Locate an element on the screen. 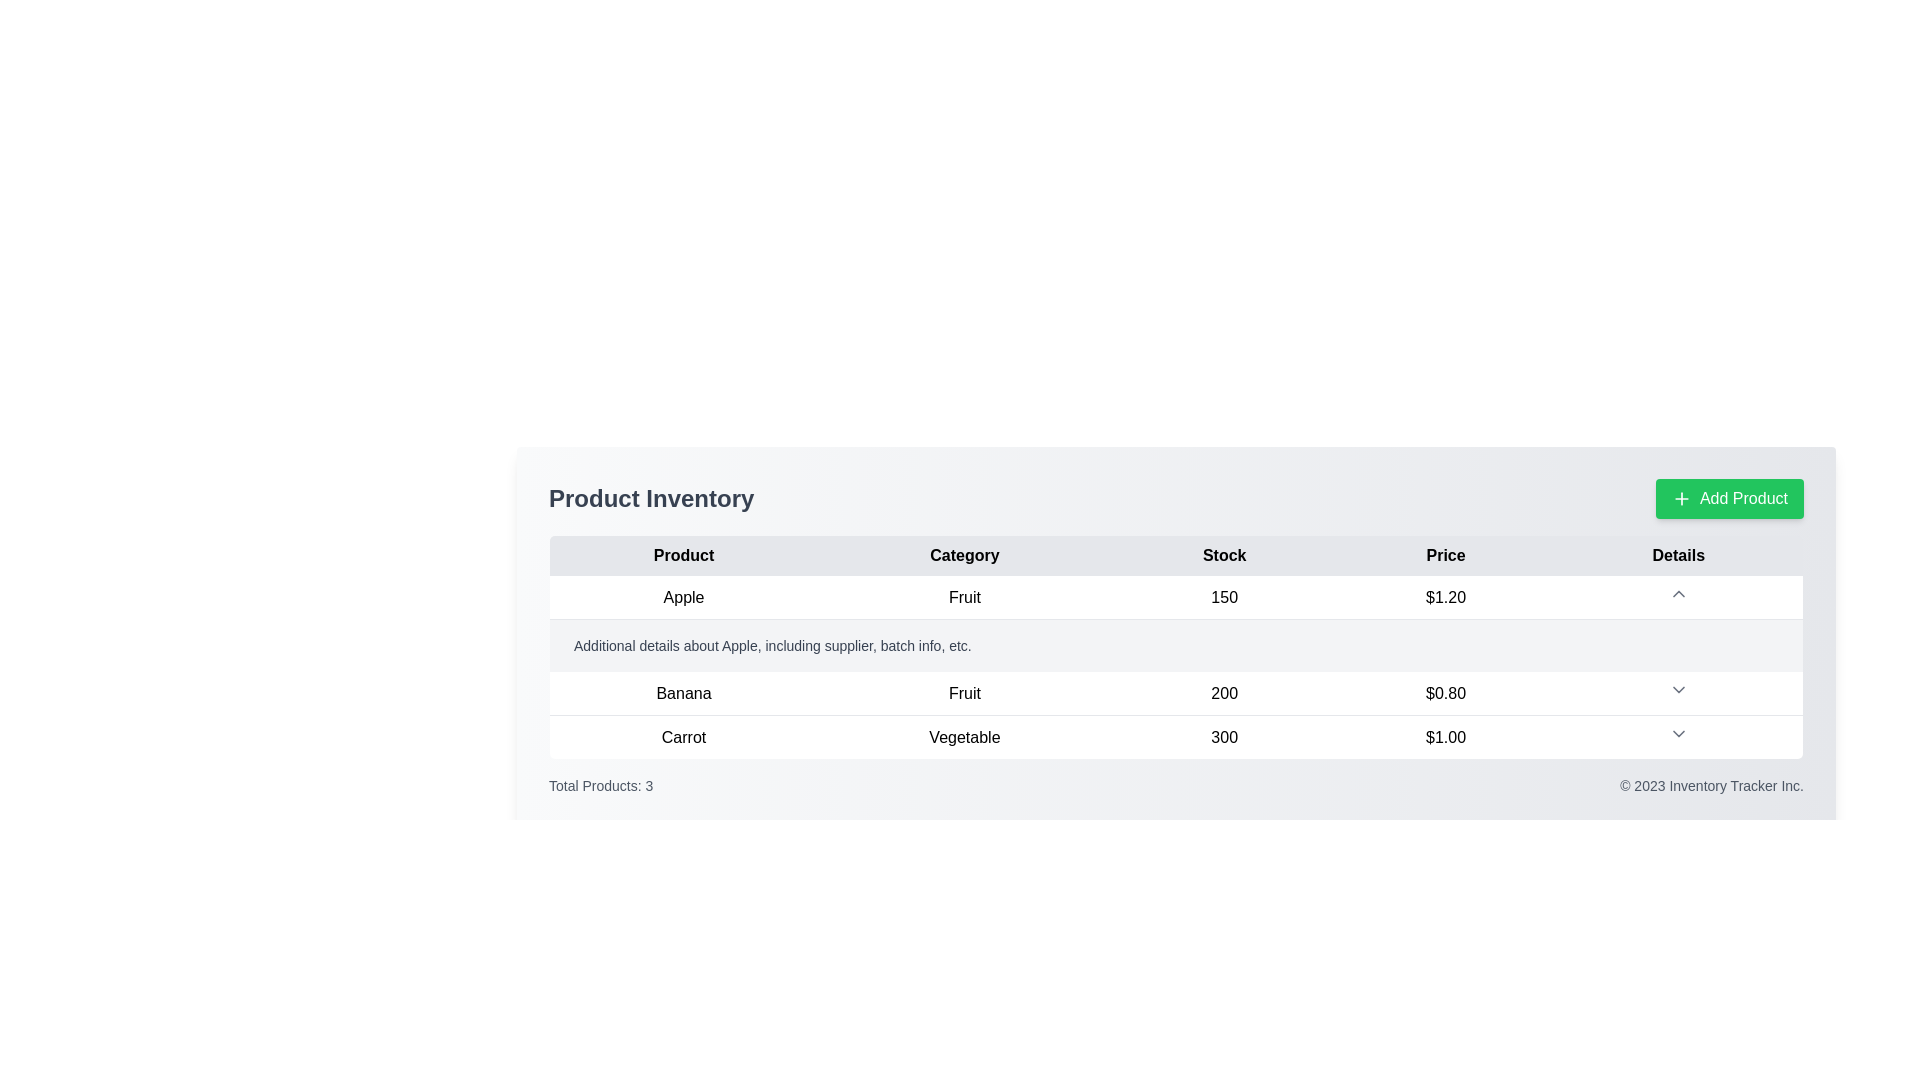  the text label displaying the word 'Fruit', which is a black sans-serif font centered within a light background, located in the Category column of the Banana row in the table is located at coordinates (964, 692).